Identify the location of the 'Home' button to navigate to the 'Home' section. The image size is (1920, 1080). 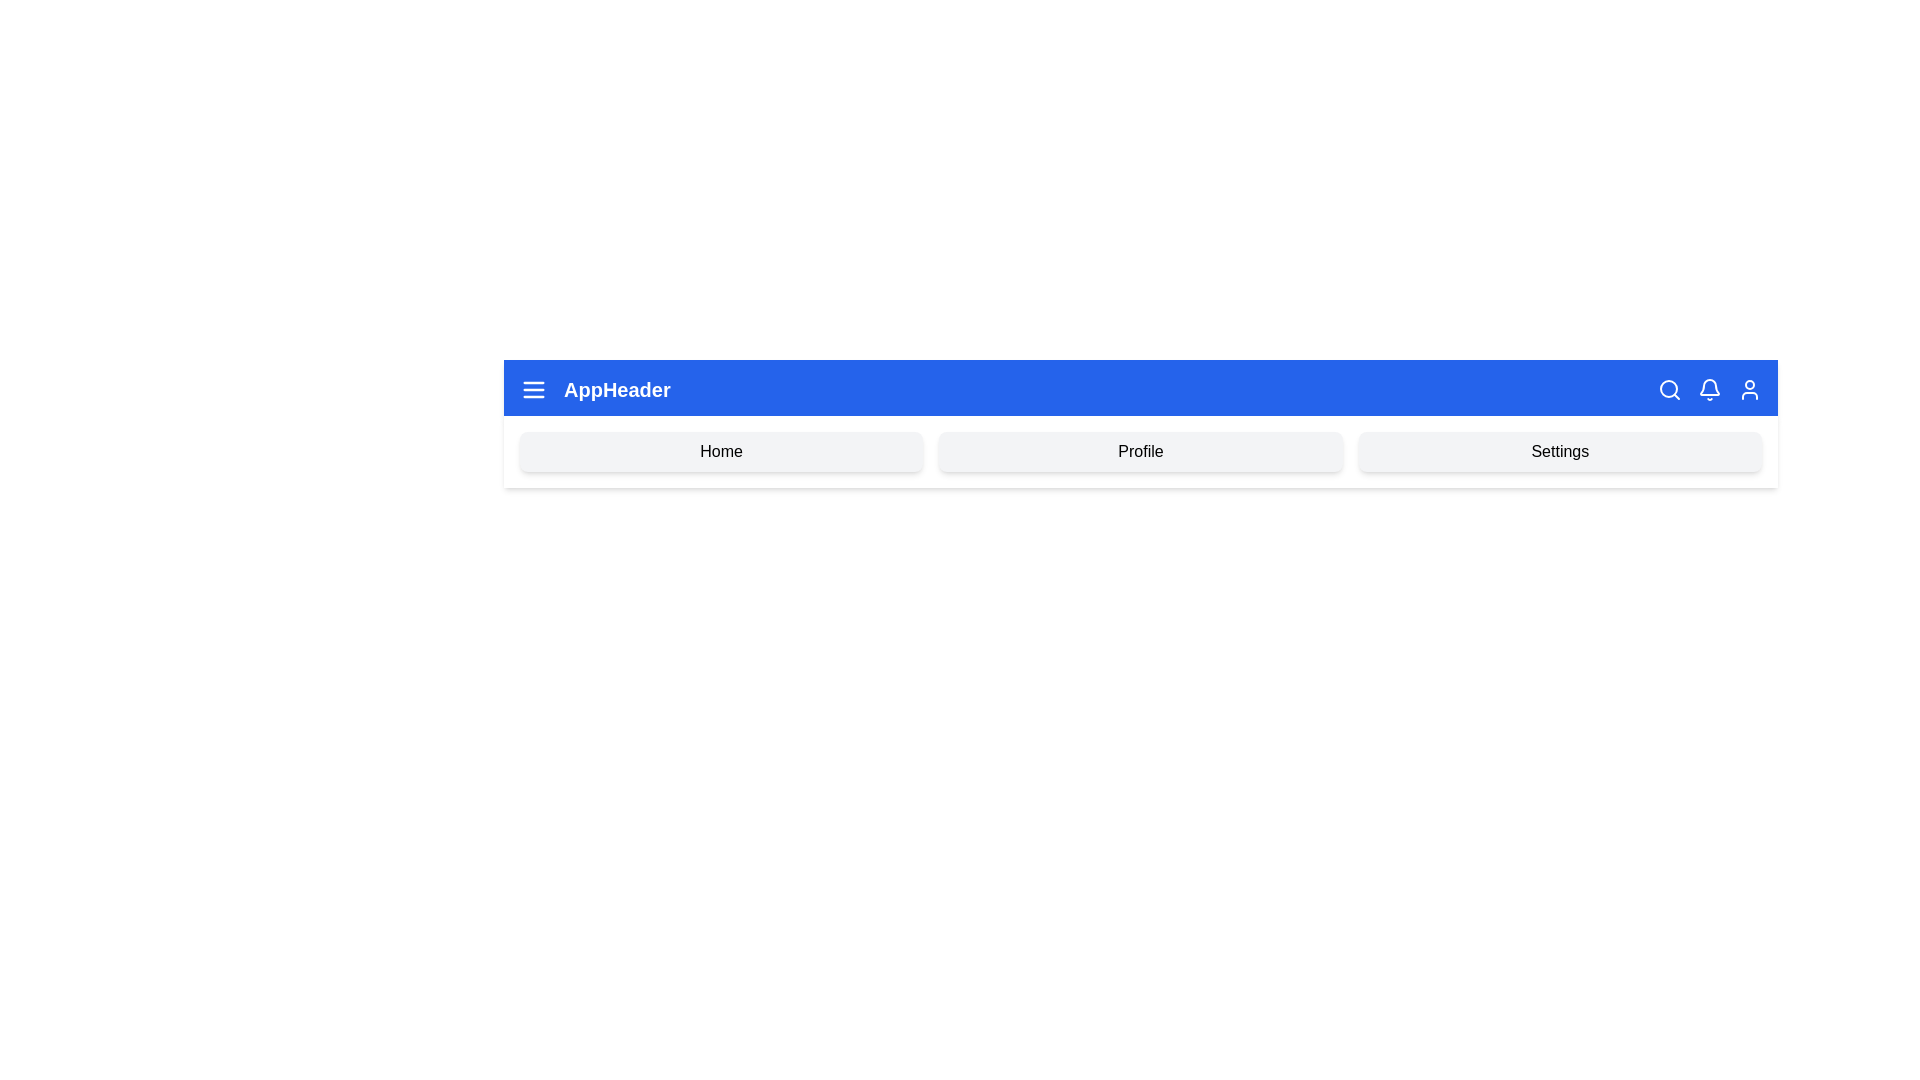
(720, 451).